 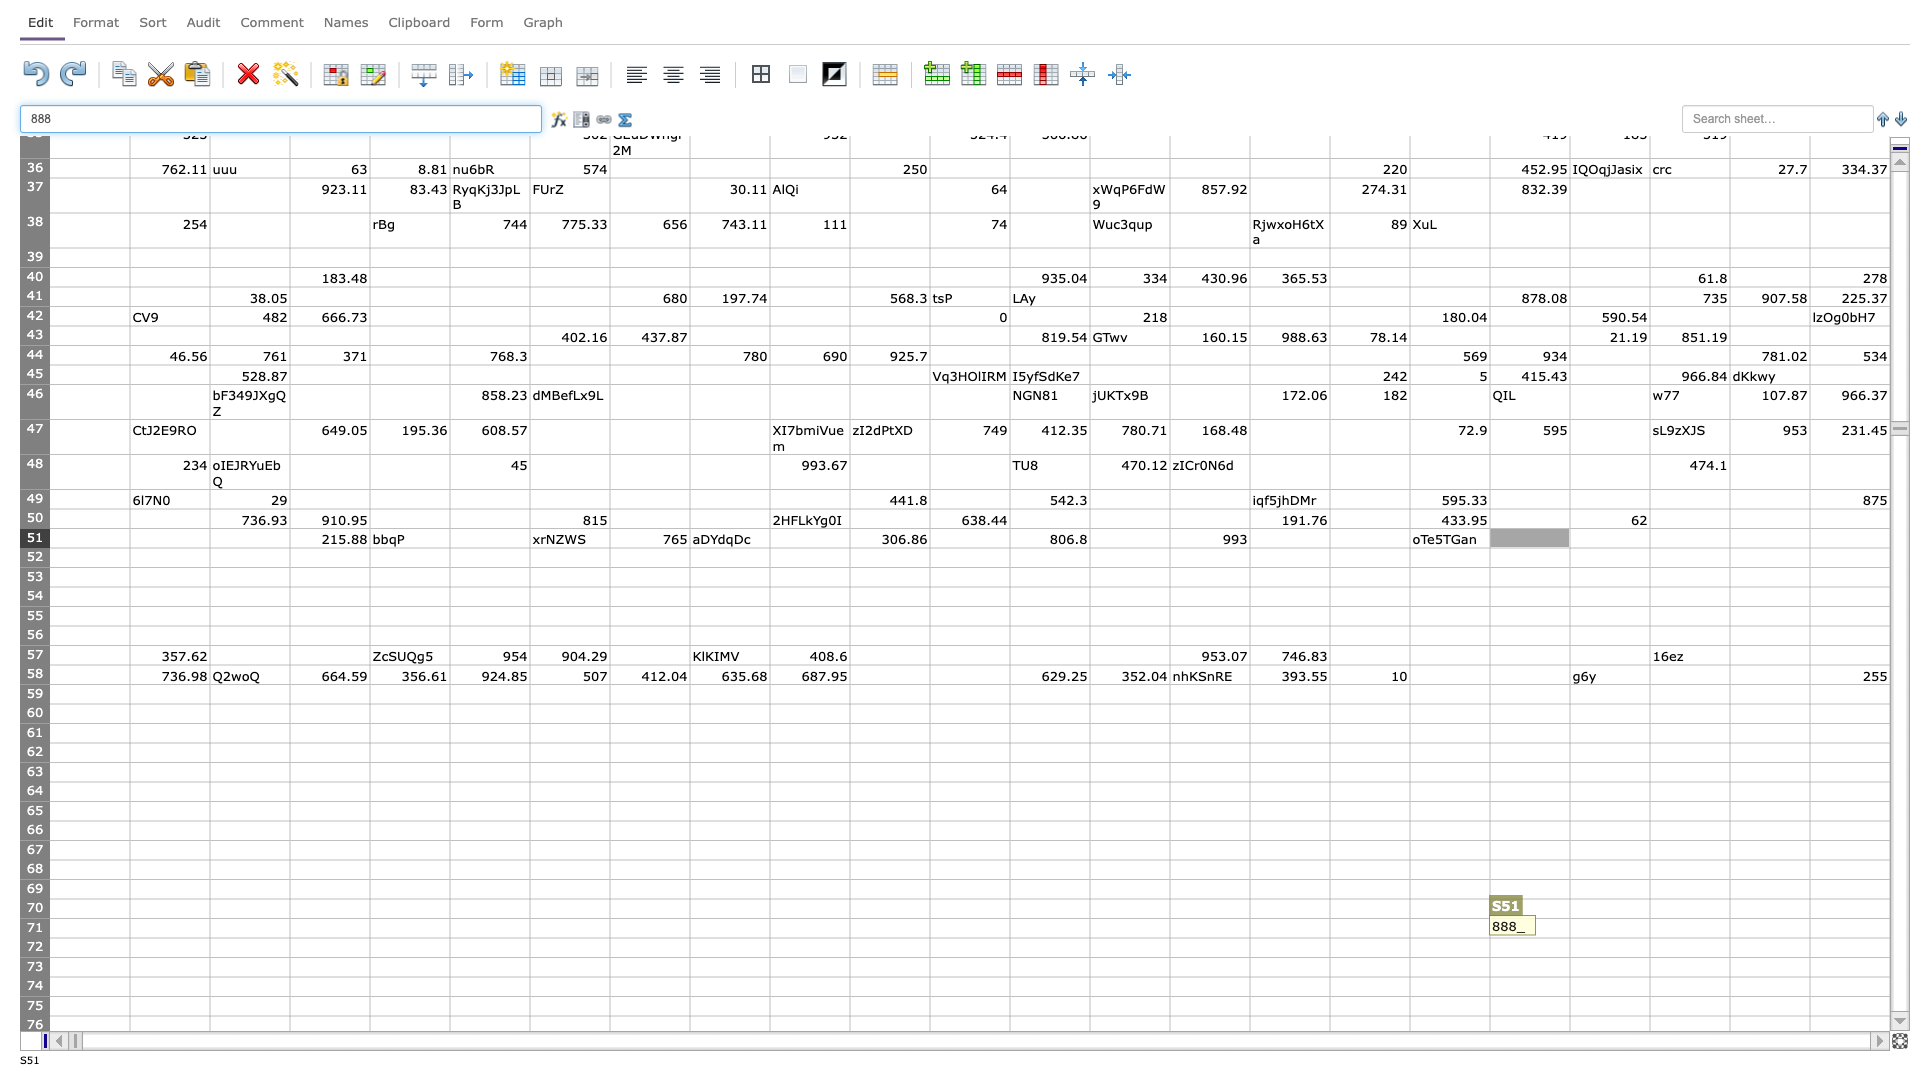 What do you see at coordinates (1650, 937) in the screenshot?
I see `fill handle of cell T71` at bounding box center [1650, 937].